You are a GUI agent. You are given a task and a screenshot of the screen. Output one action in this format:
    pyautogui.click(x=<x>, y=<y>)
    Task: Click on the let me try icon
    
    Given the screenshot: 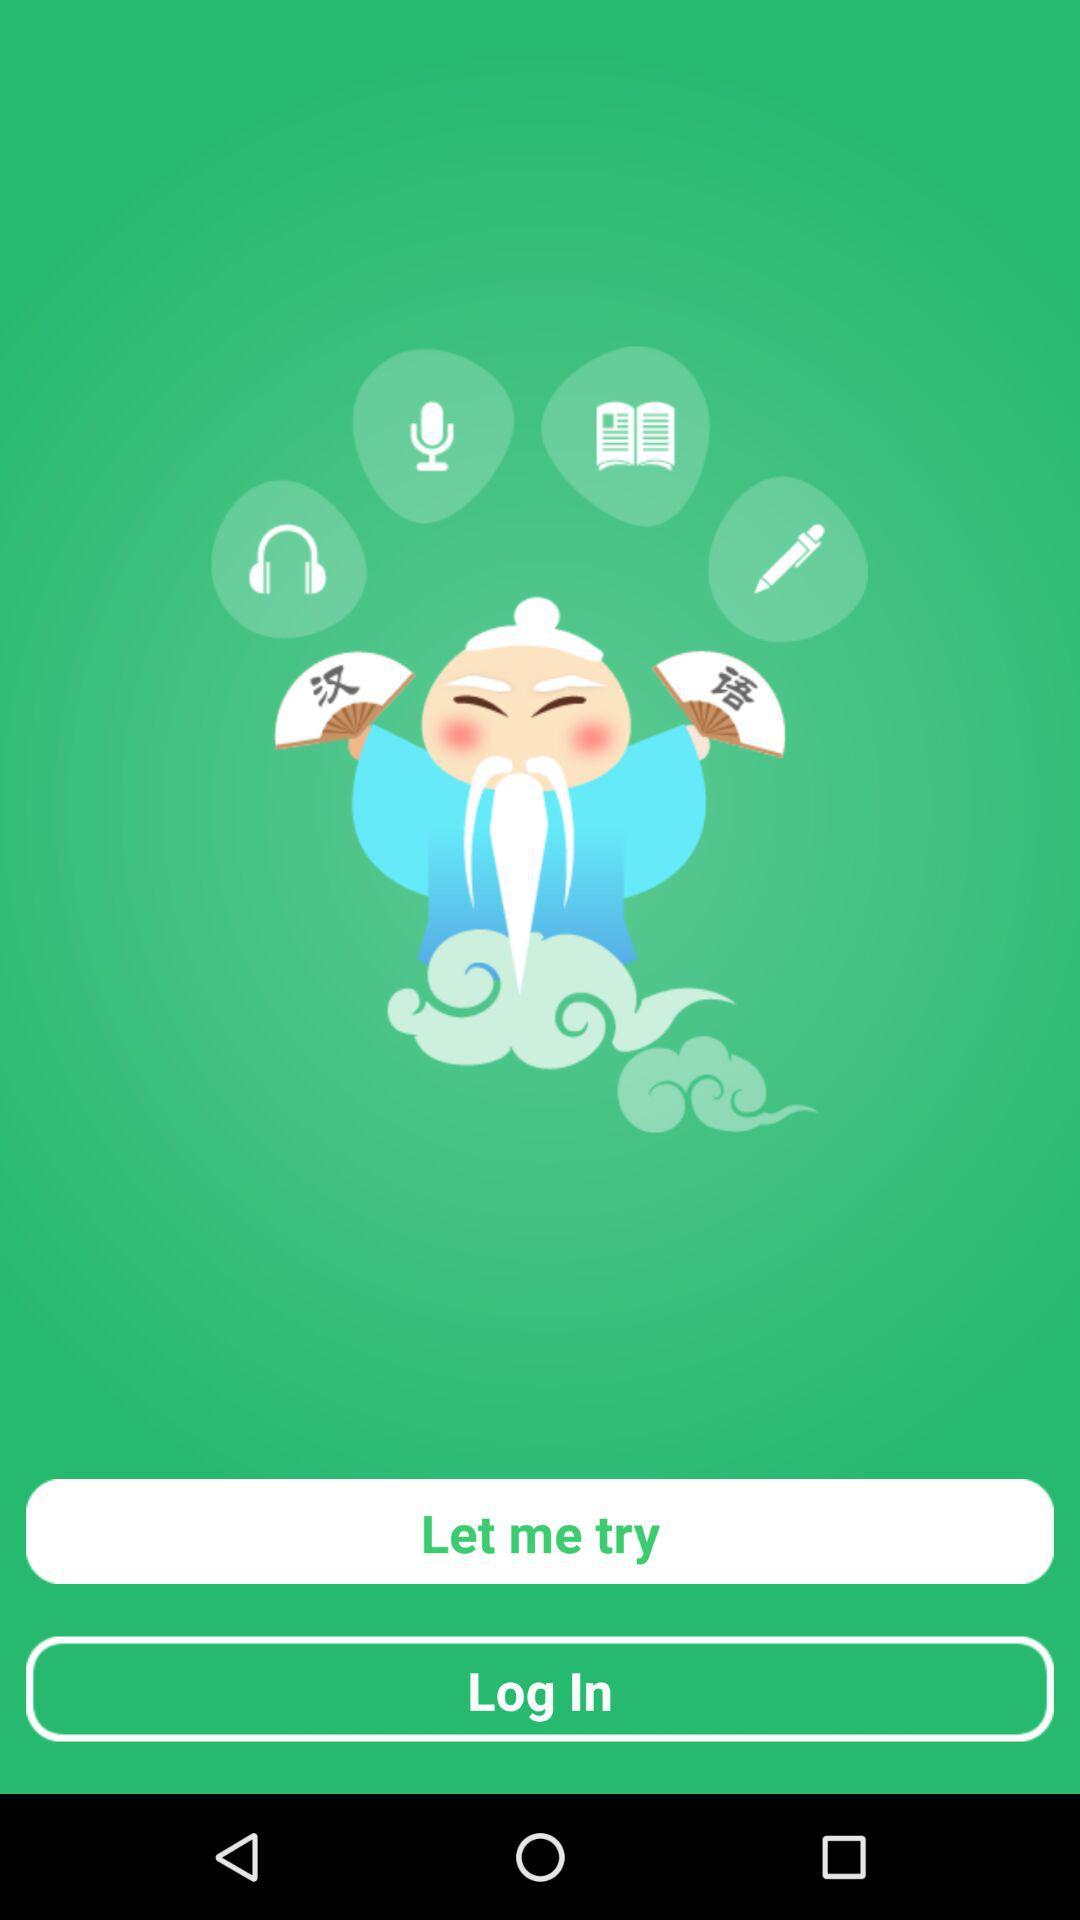 What is the action you would take?
    pyautogui.click(x=540, y=1530)
    